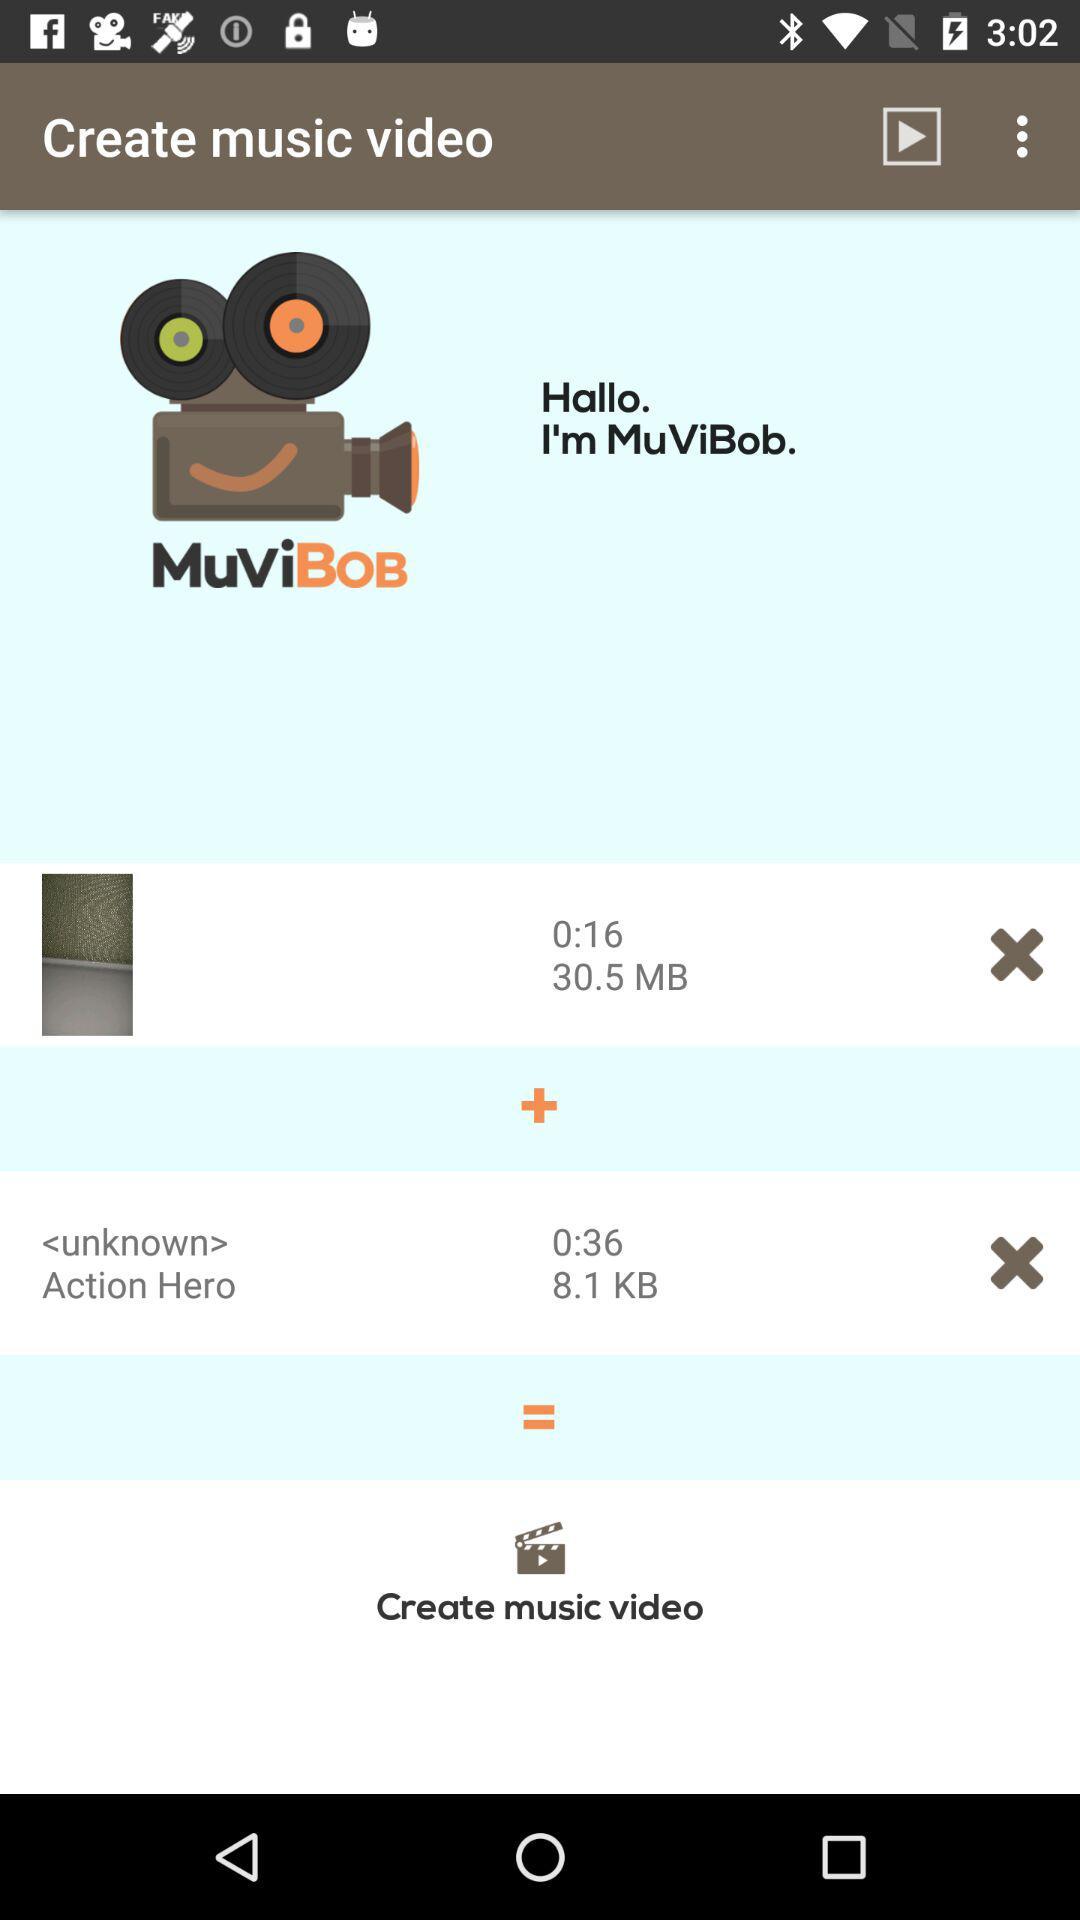  Describe the element at coordinates (1017, 953) in the screenshot. I see `the close icon` at that location.